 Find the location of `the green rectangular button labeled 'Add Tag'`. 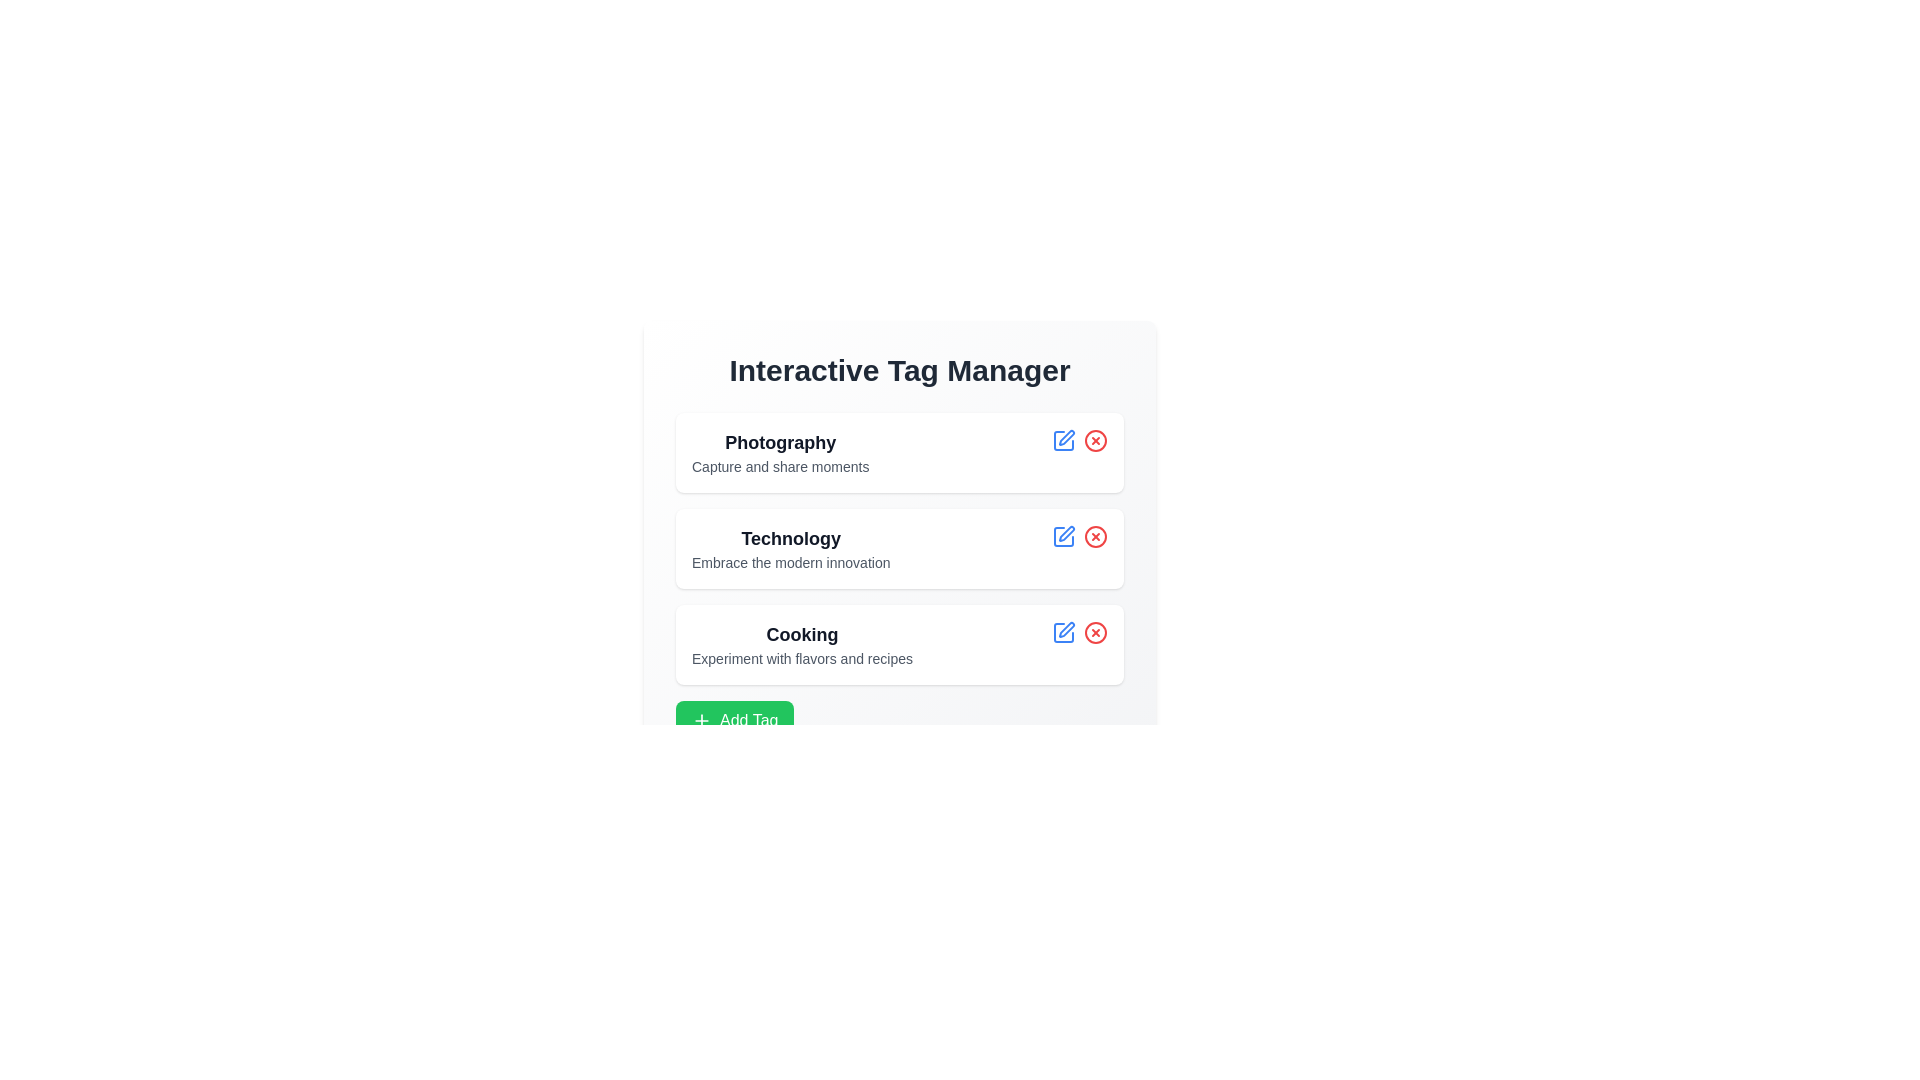

the green rectangular button labeled 'Add Tag' is located at coordinates (734, 721).